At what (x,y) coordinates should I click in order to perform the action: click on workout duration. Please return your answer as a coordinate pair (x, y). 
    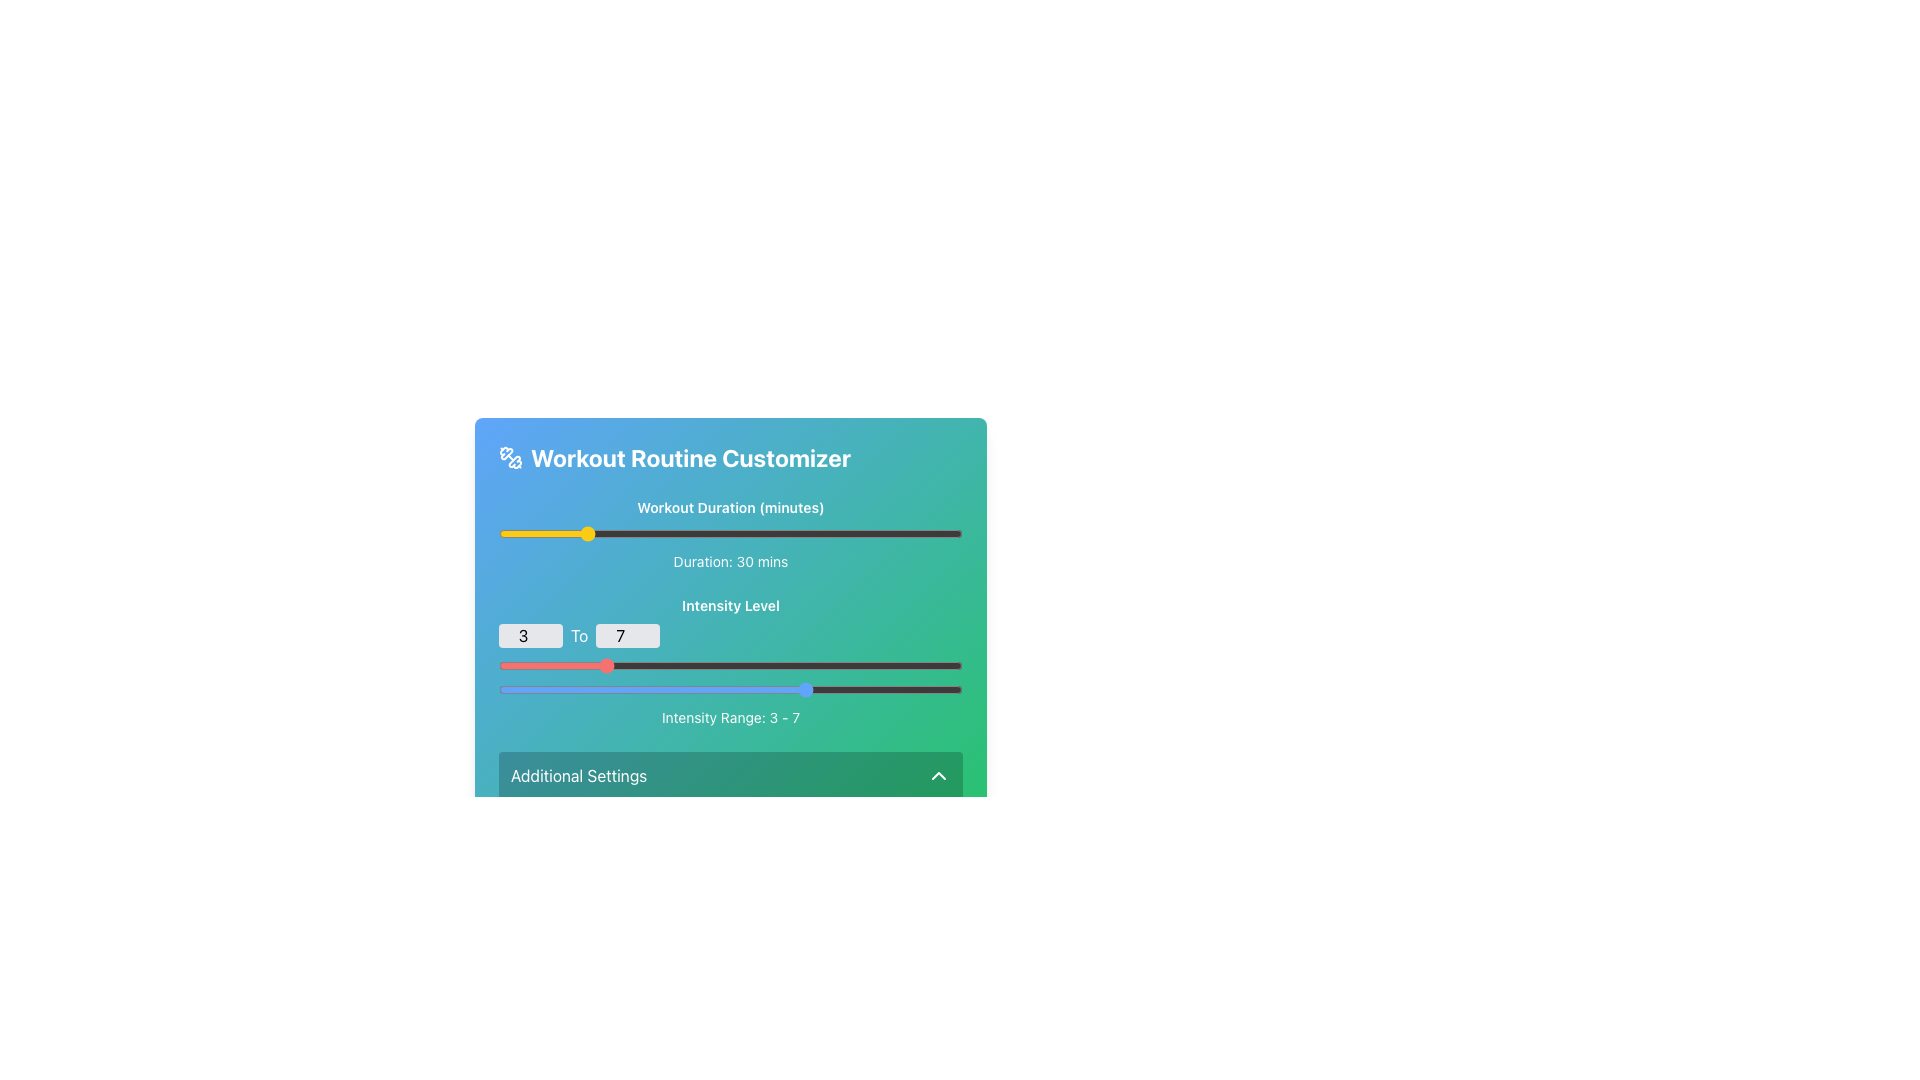
    Looking at the image, I should click on (620, 532).